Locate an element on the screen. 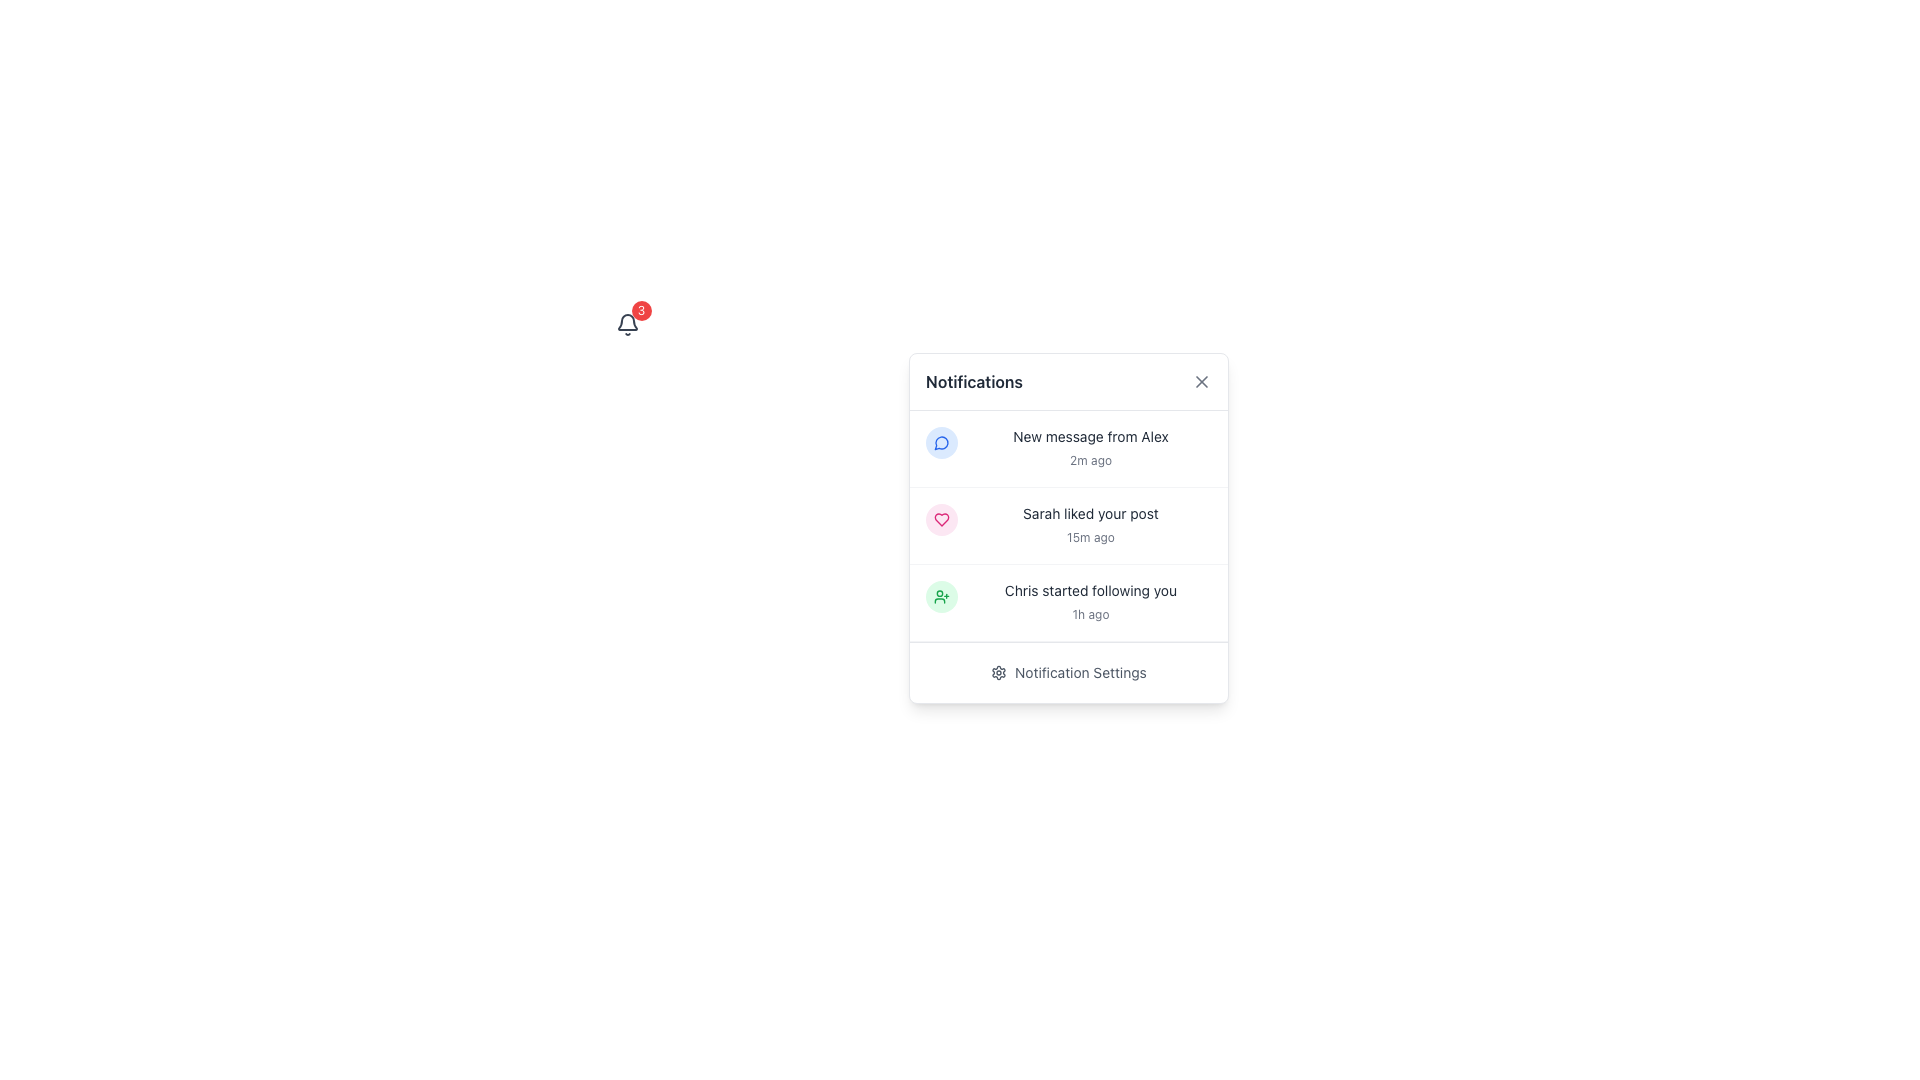 The image size is (1920, 1080). the user icon with a plus symbol, which is styled with a green foreground and a light-green circular background, located in the notifications menu is located at coordinates (940, 596).